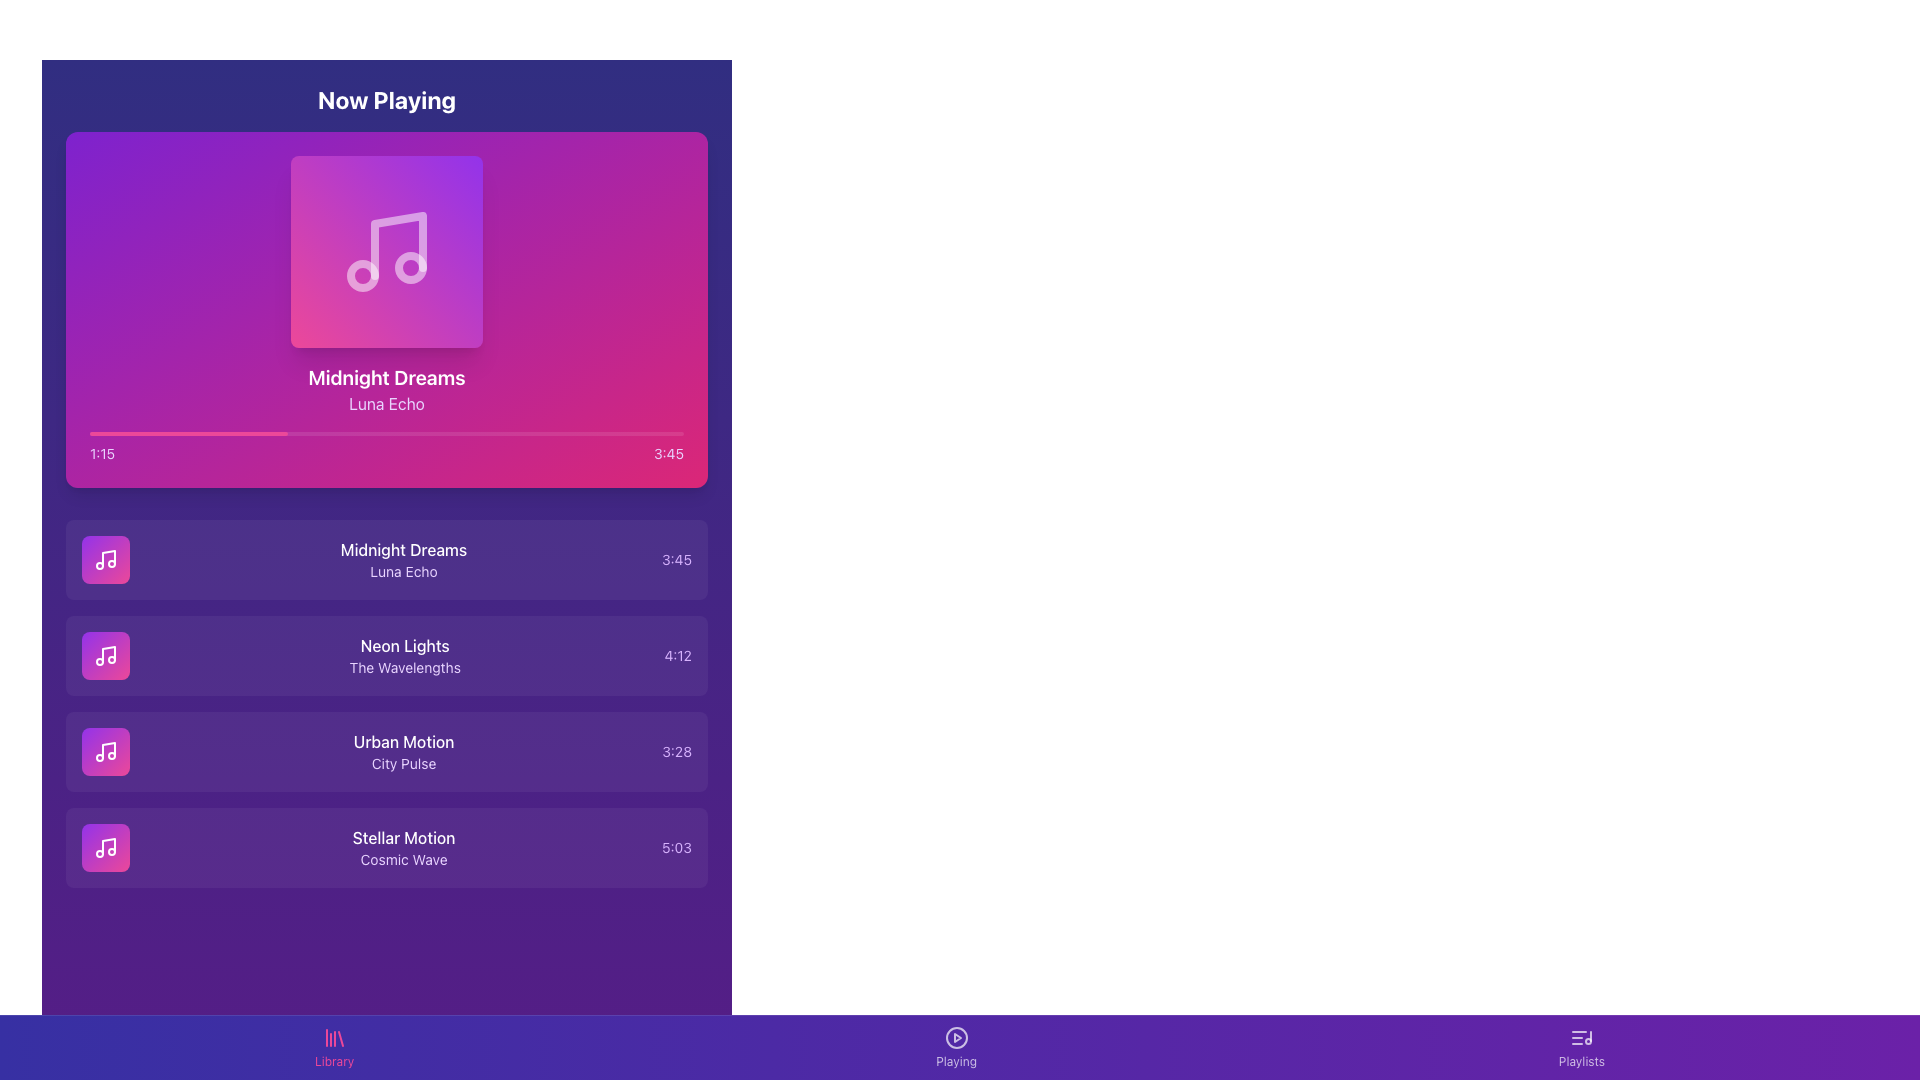  What do you see at coordinates (404, 655) in the screenshot?
I see `on the text block displaying the song title 'Neon Lights' and artist name 'The Wavelengths'` at bounding box center [404, 655].